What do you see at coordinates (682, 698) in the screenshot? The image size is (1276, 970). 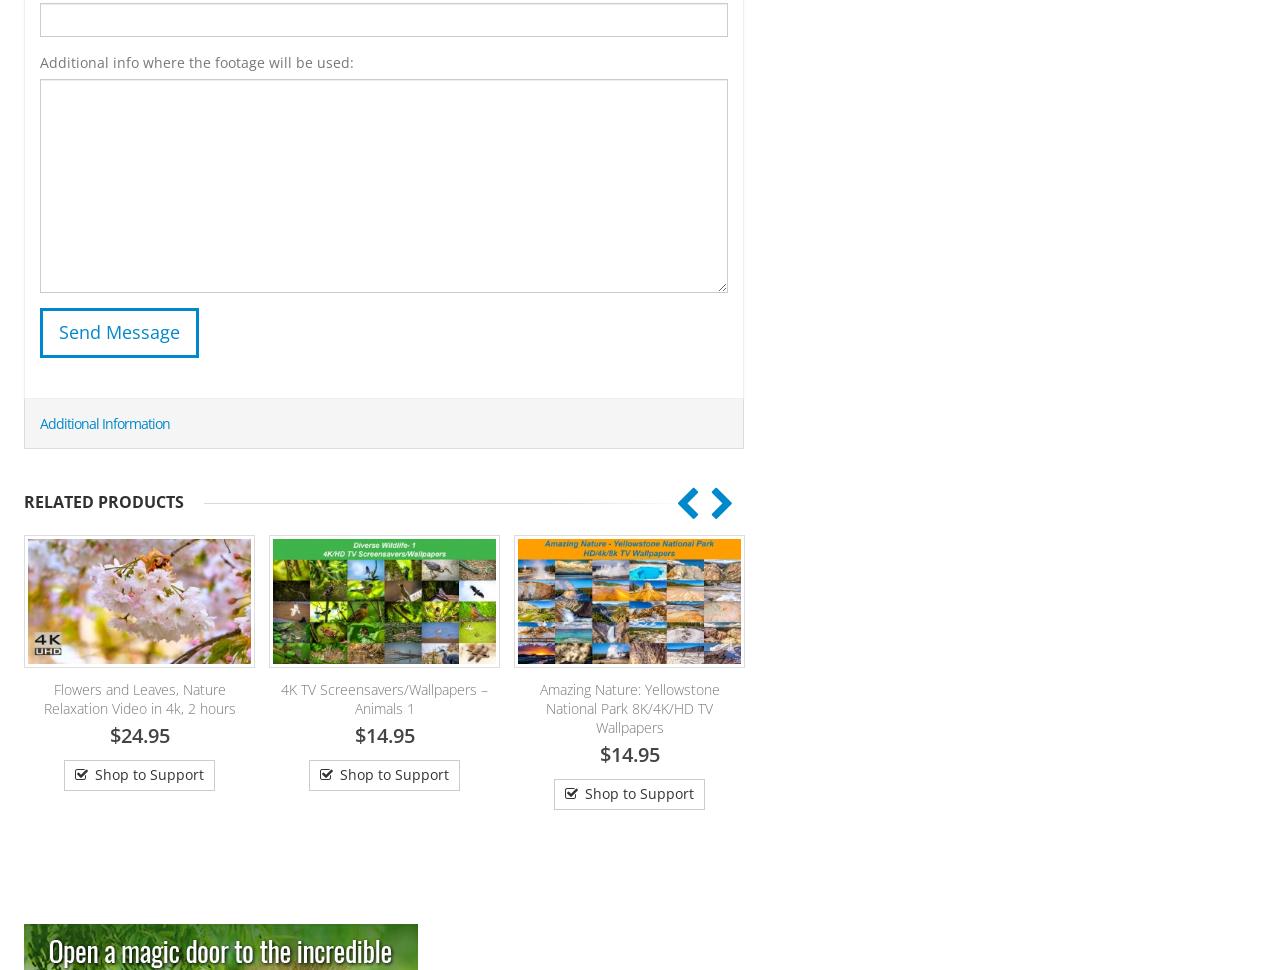 I see `'Mount Rainier National Park – film in 4K (Episodes 1,2,3)'` at bounding box center [682, 698].